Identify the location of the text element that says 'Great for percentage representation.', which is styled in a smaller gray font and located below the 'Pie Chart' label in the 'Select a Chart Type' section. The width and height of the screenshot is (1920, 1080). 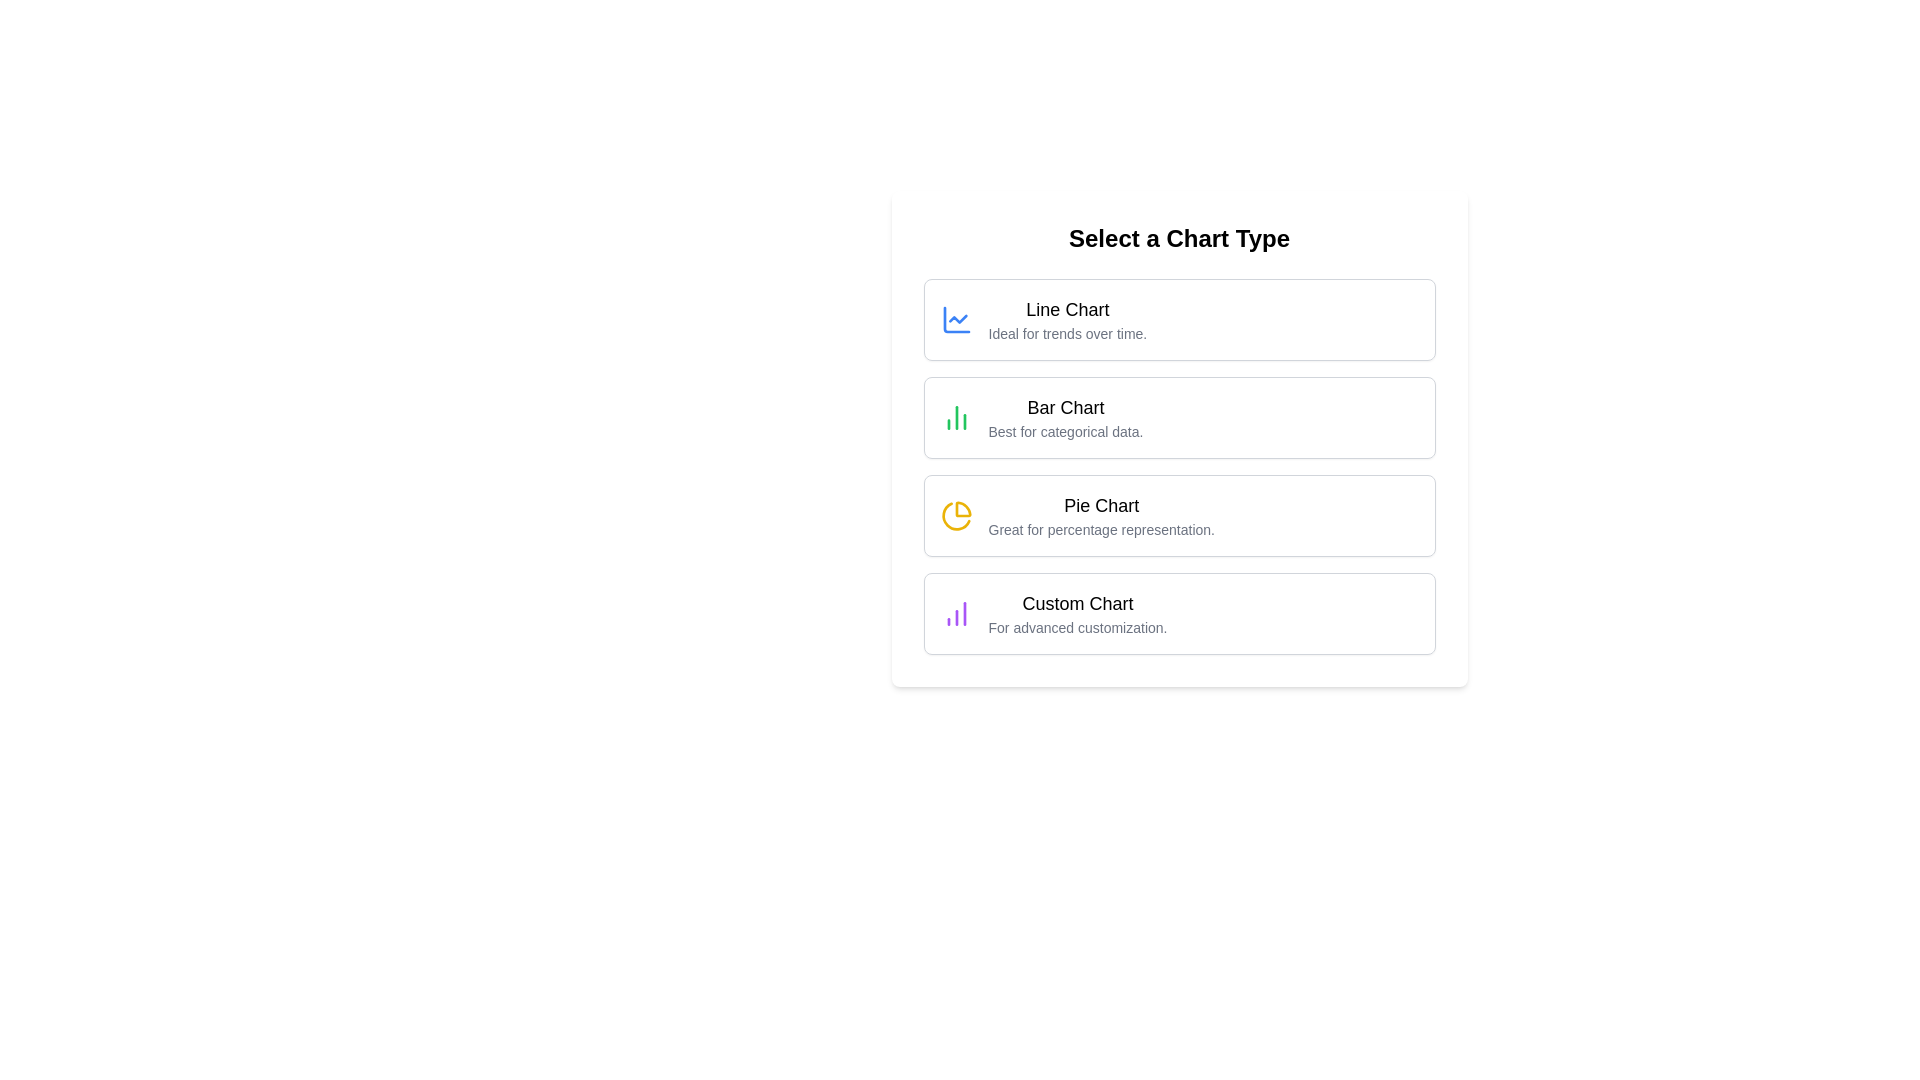
(1100, 528).